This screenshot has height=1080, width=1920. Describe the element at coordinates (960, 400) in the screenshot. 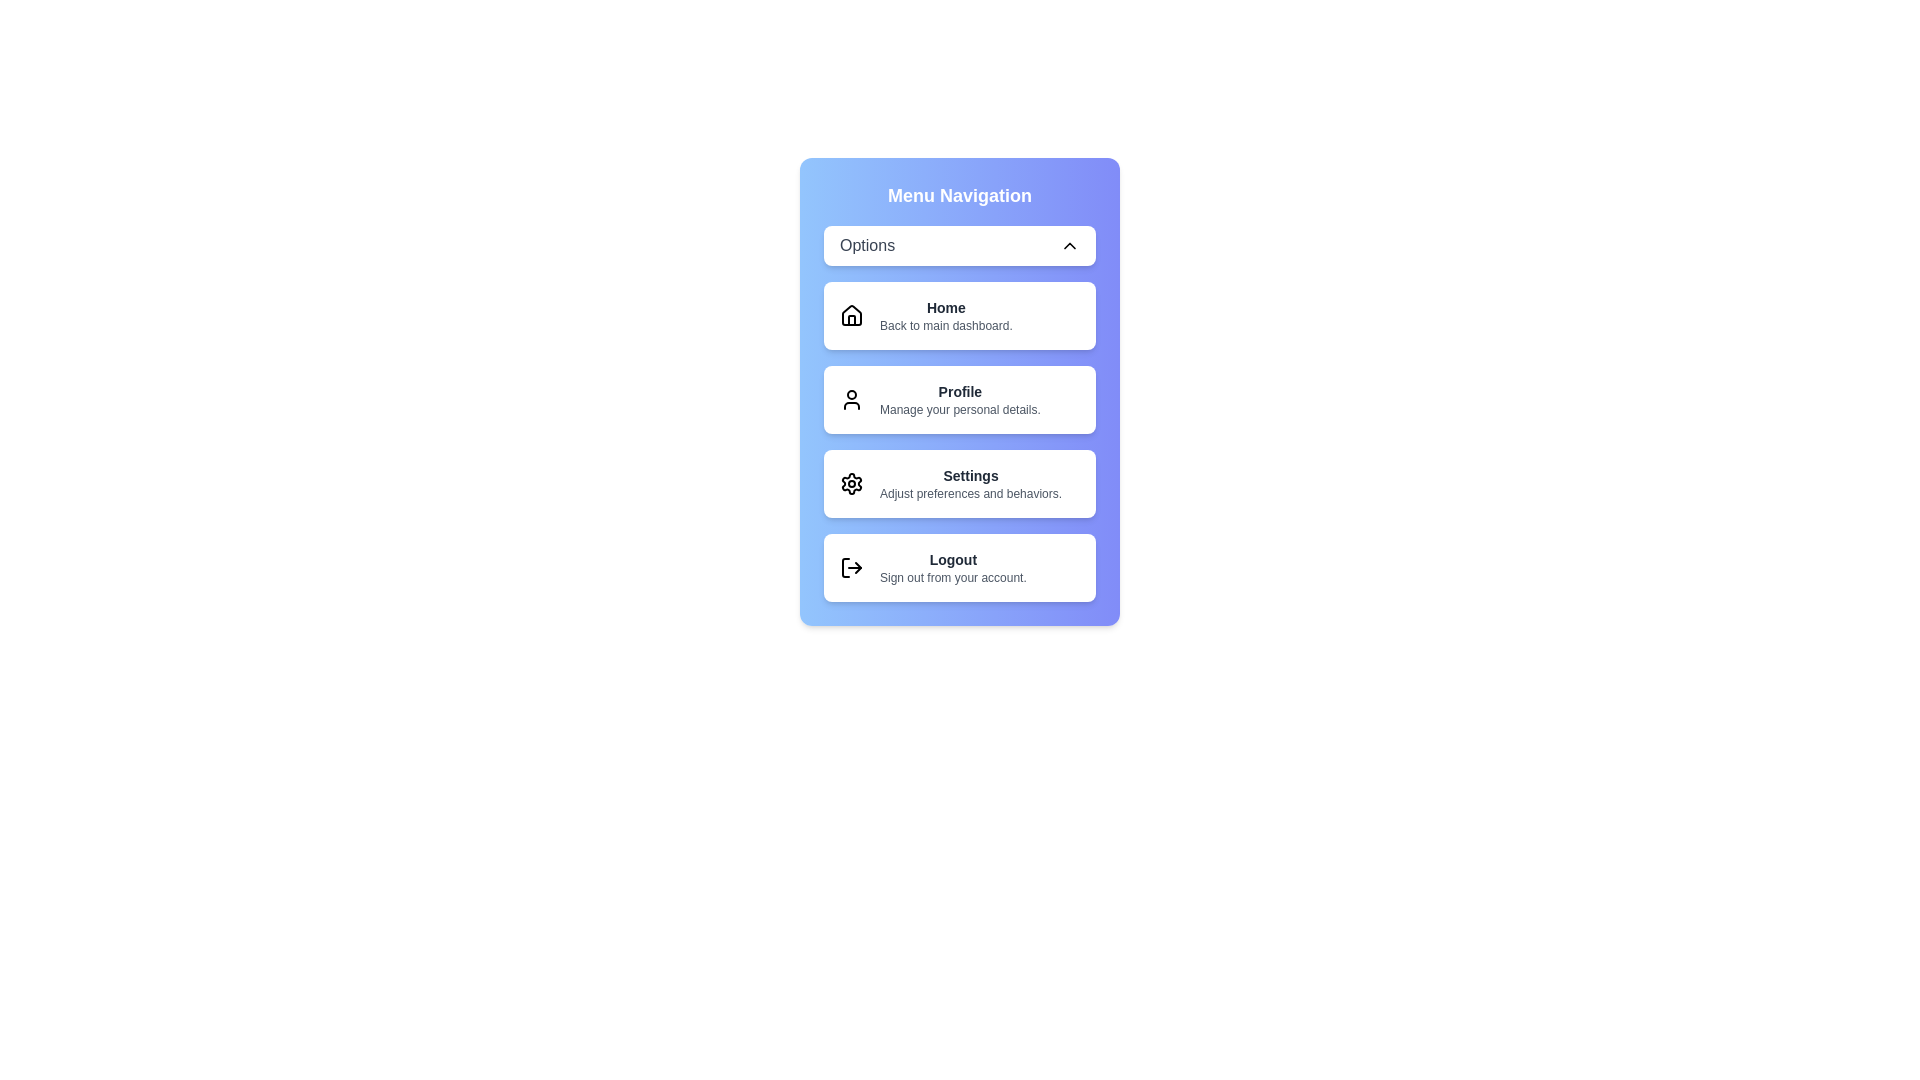

I see `the menu item Profile to preview its details` at that location.